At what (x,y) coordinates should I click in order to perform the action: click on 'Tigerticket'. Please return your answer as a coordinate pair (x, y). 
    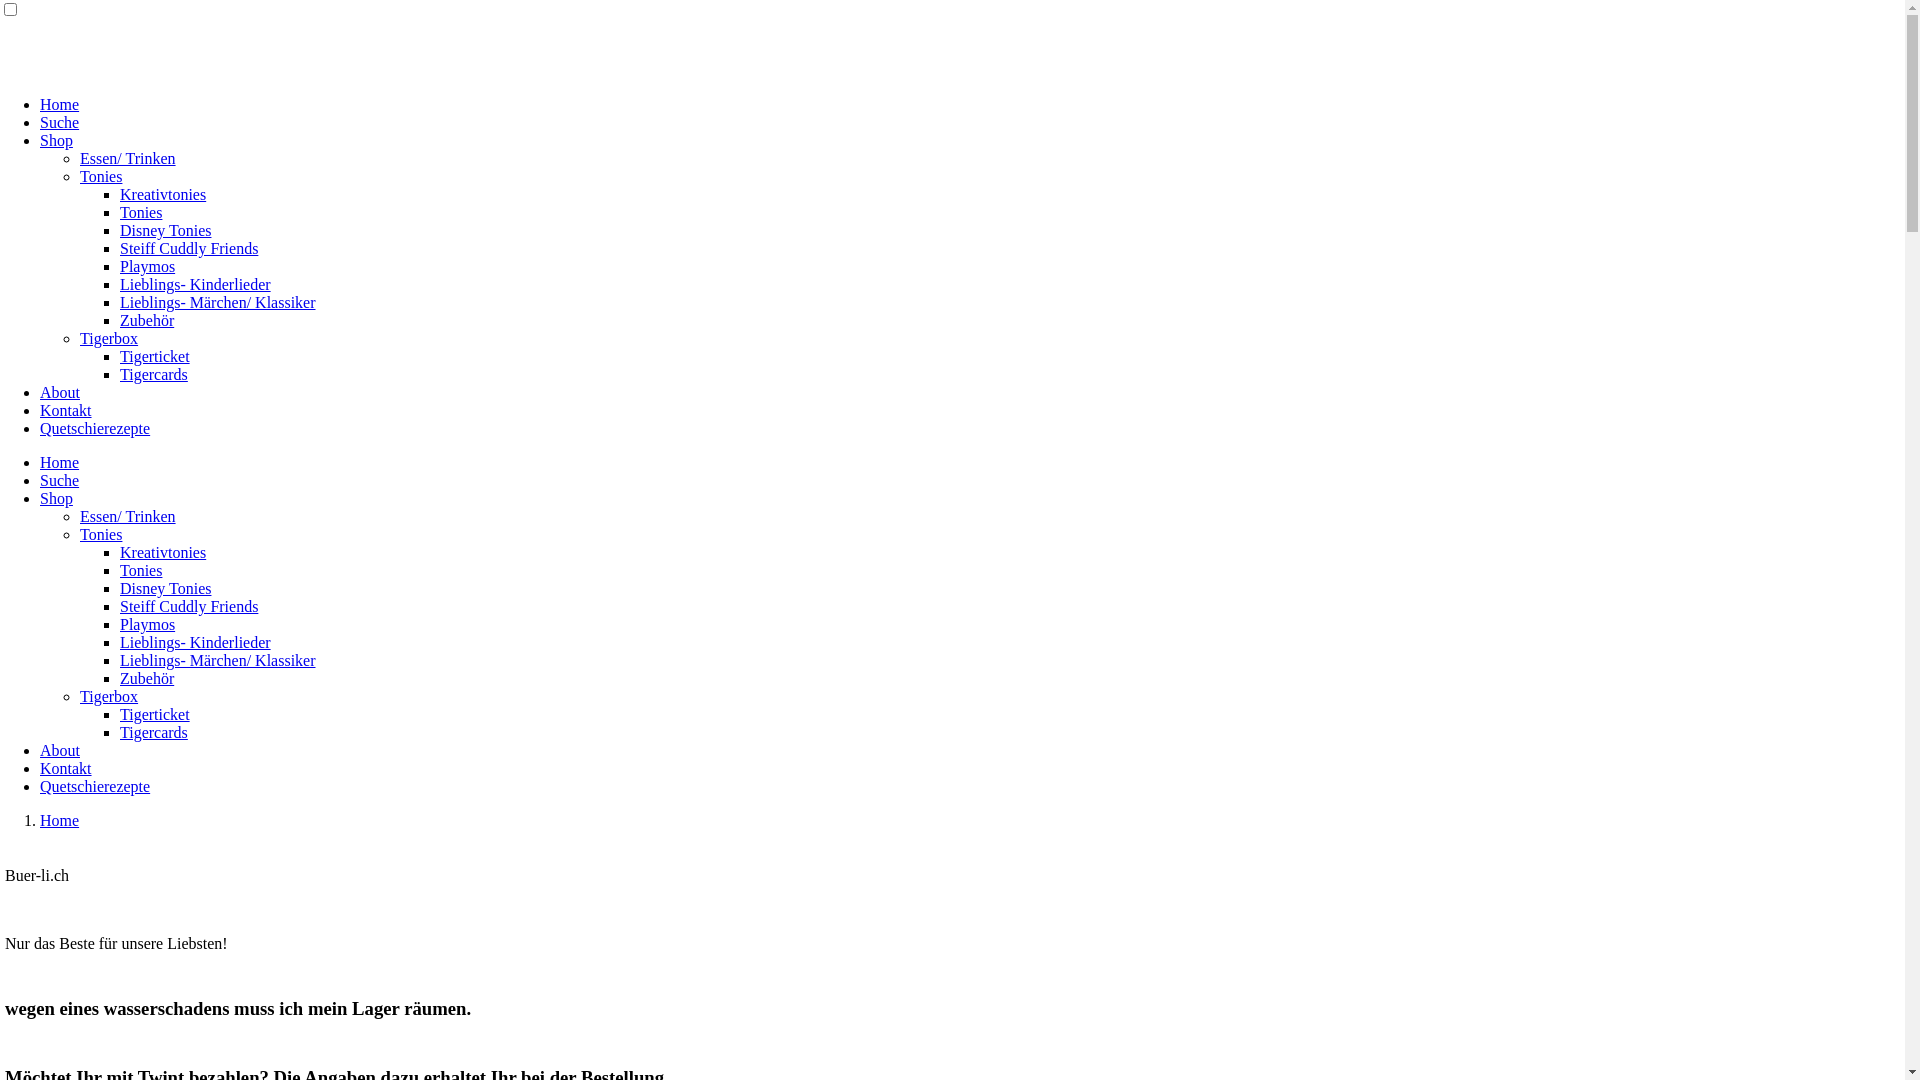
    Looking at the image, I should click on (153, 713).